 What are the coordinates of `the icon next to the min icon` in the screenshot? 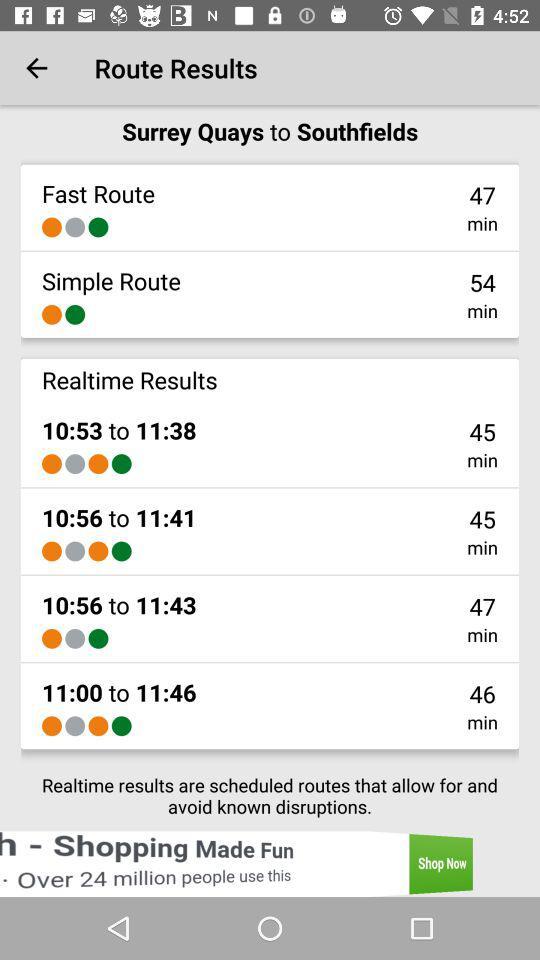 It's located at (121, 464).